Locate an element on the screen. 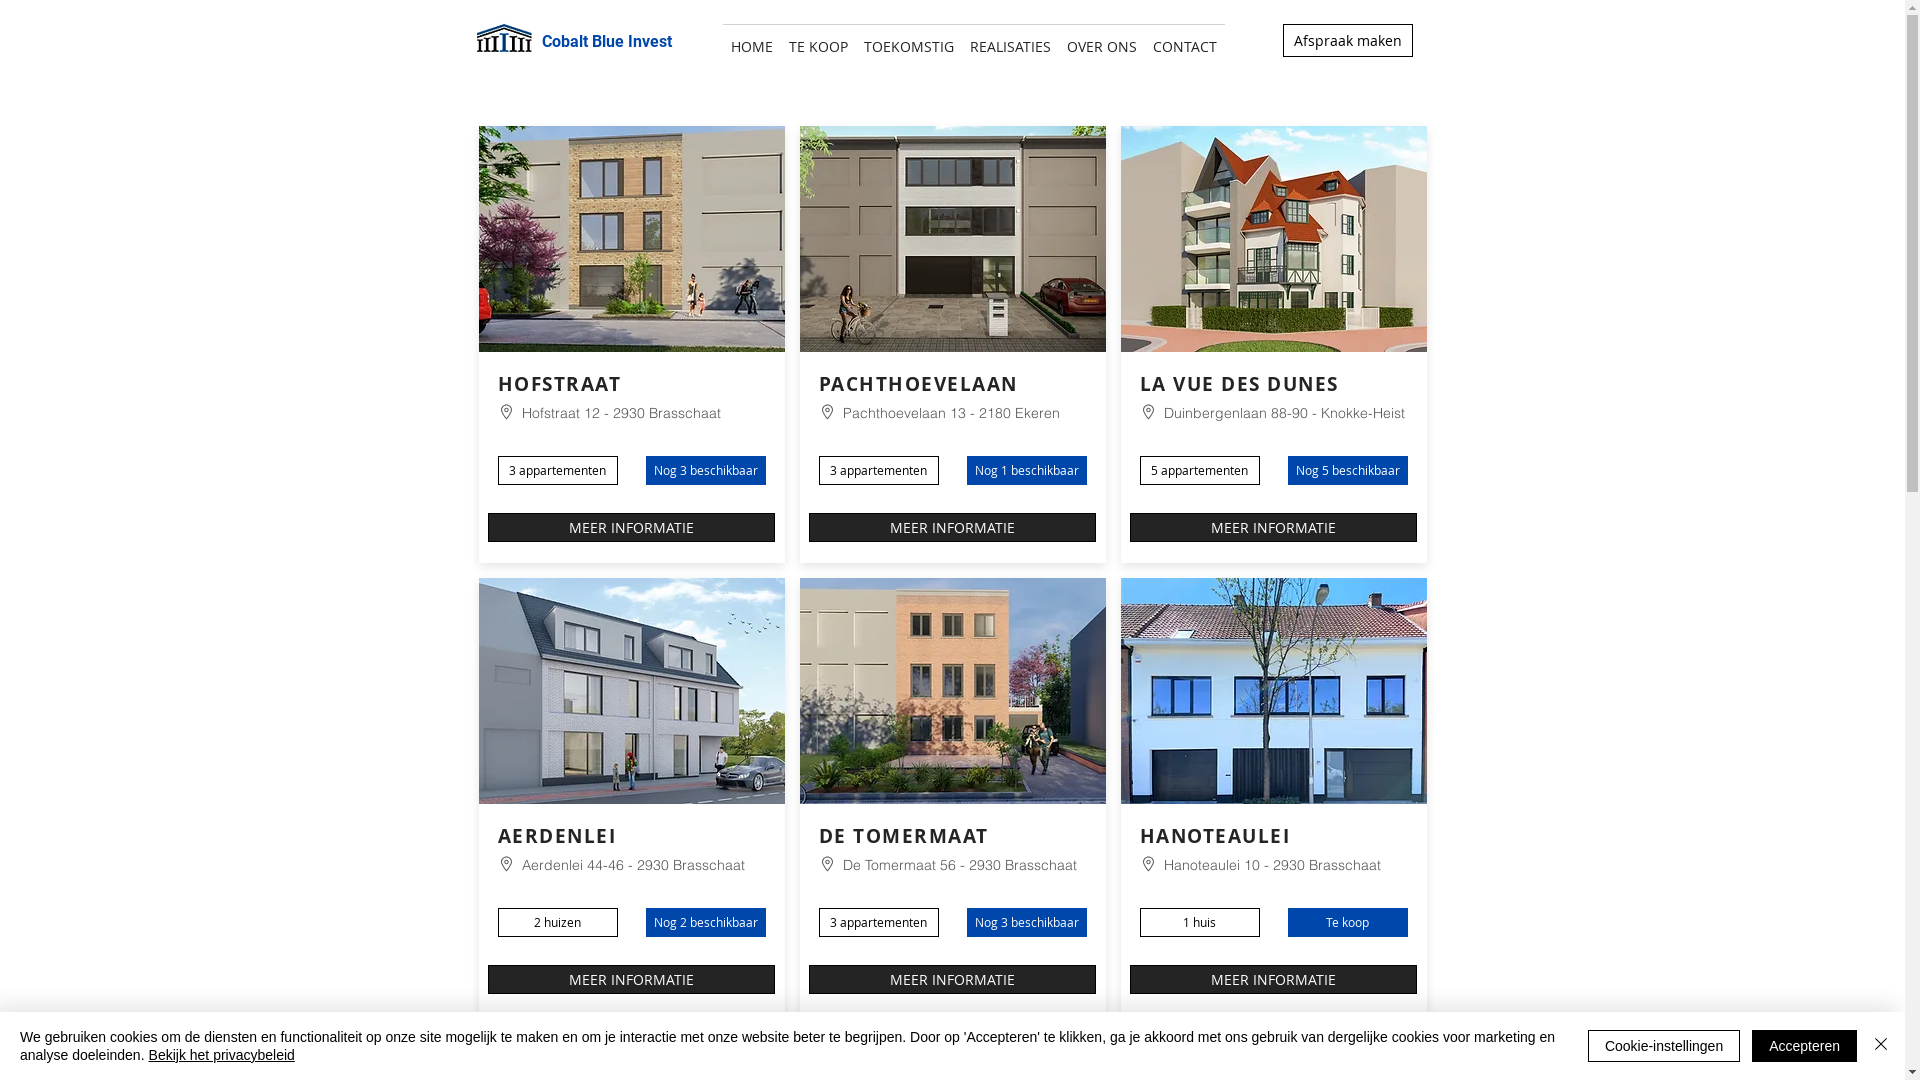  'Accepteren' is located at coordinates (1804, 1044).